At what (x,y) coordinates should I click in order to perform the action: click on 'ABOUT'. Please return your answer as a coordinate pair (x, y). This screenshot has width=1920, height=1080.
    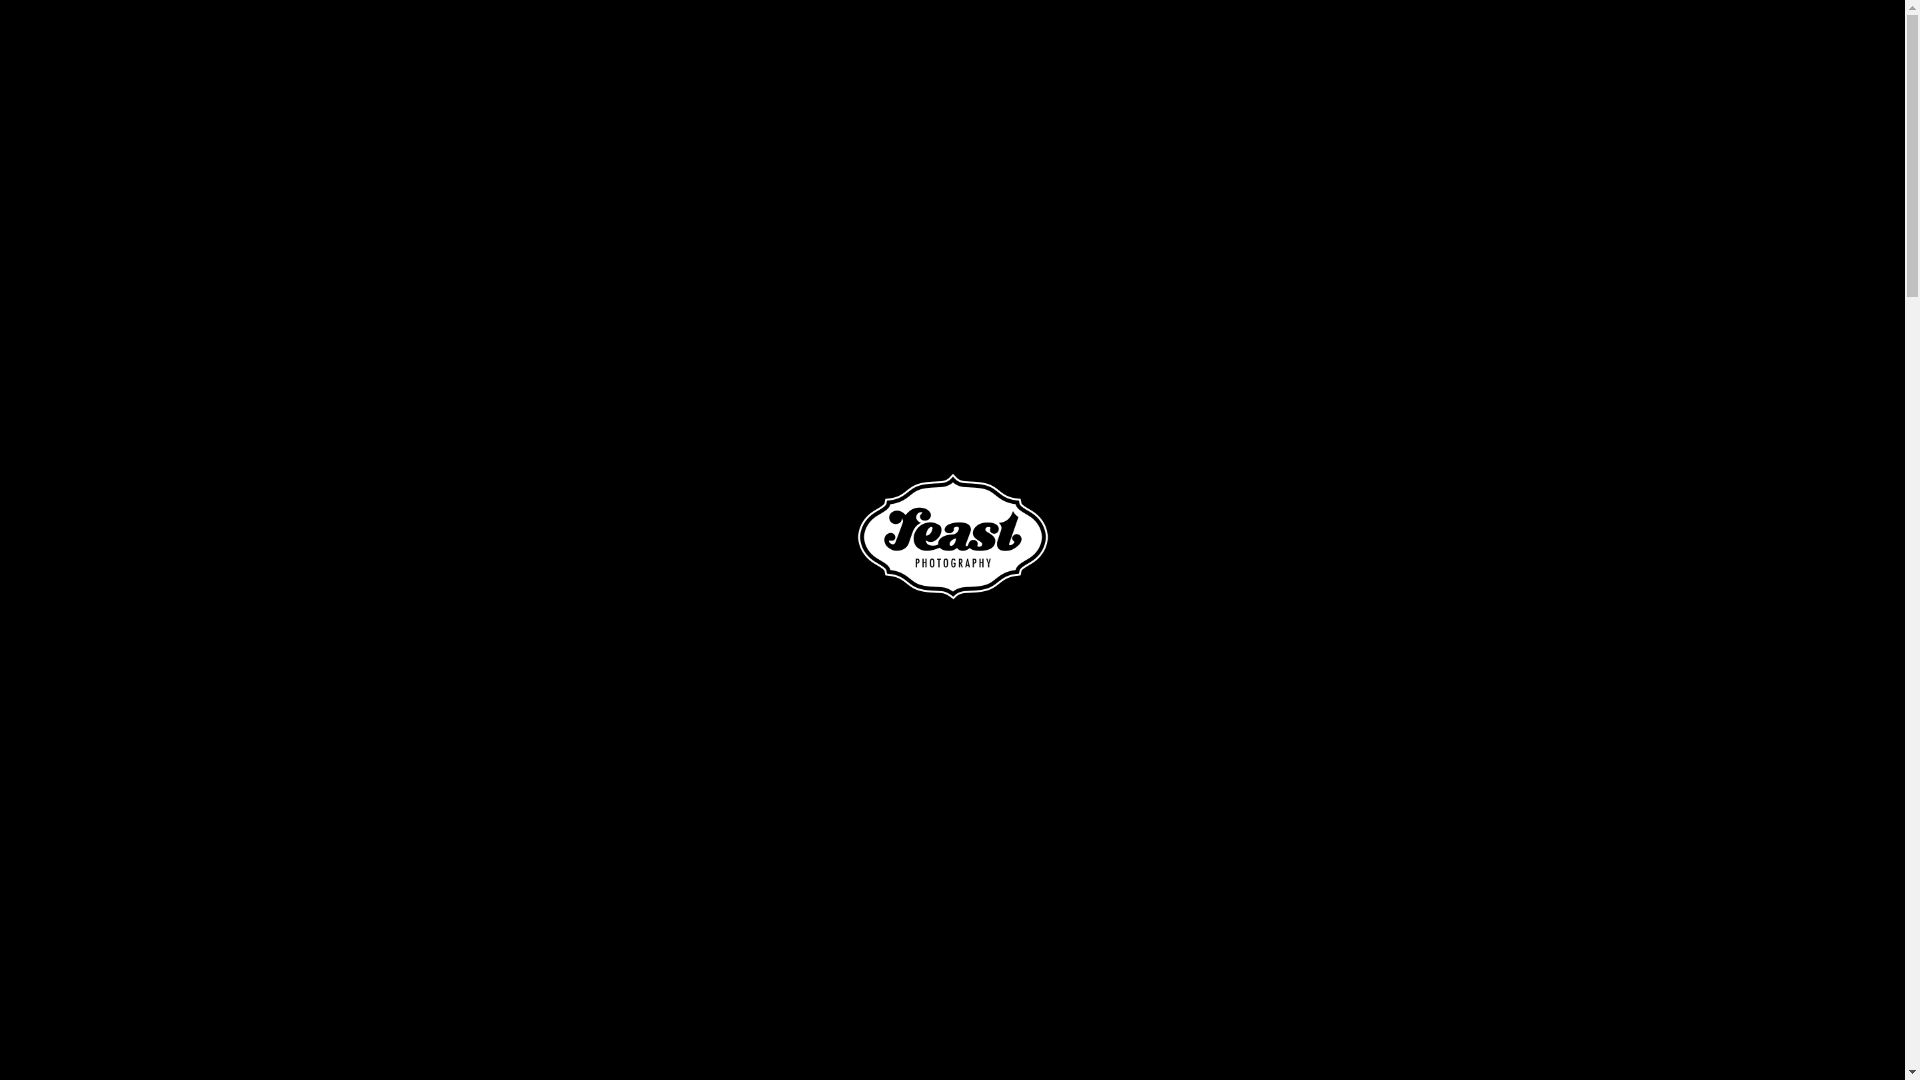
    Looking at the image, I should click on (1246, 49).